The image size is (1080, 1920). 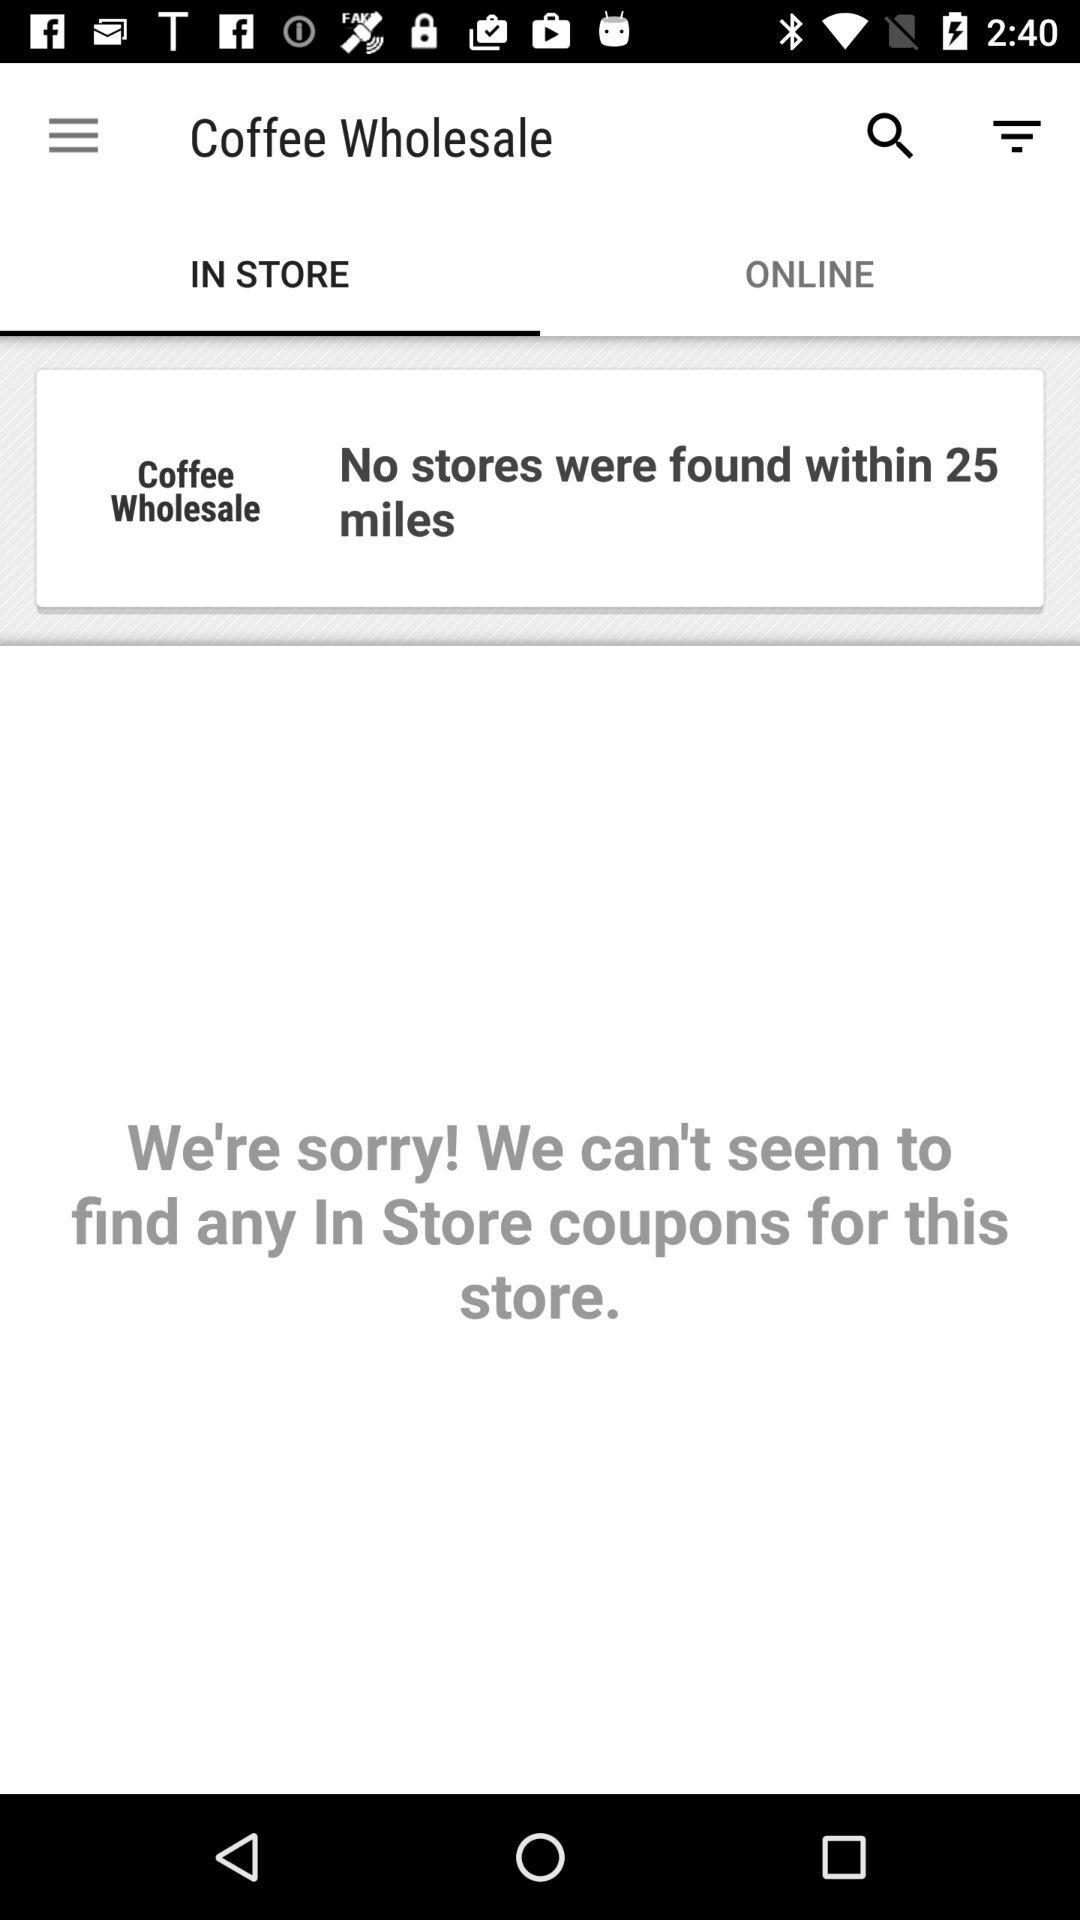 I want to click on app next to the coffee wholesale, so click(x=72, y=135).